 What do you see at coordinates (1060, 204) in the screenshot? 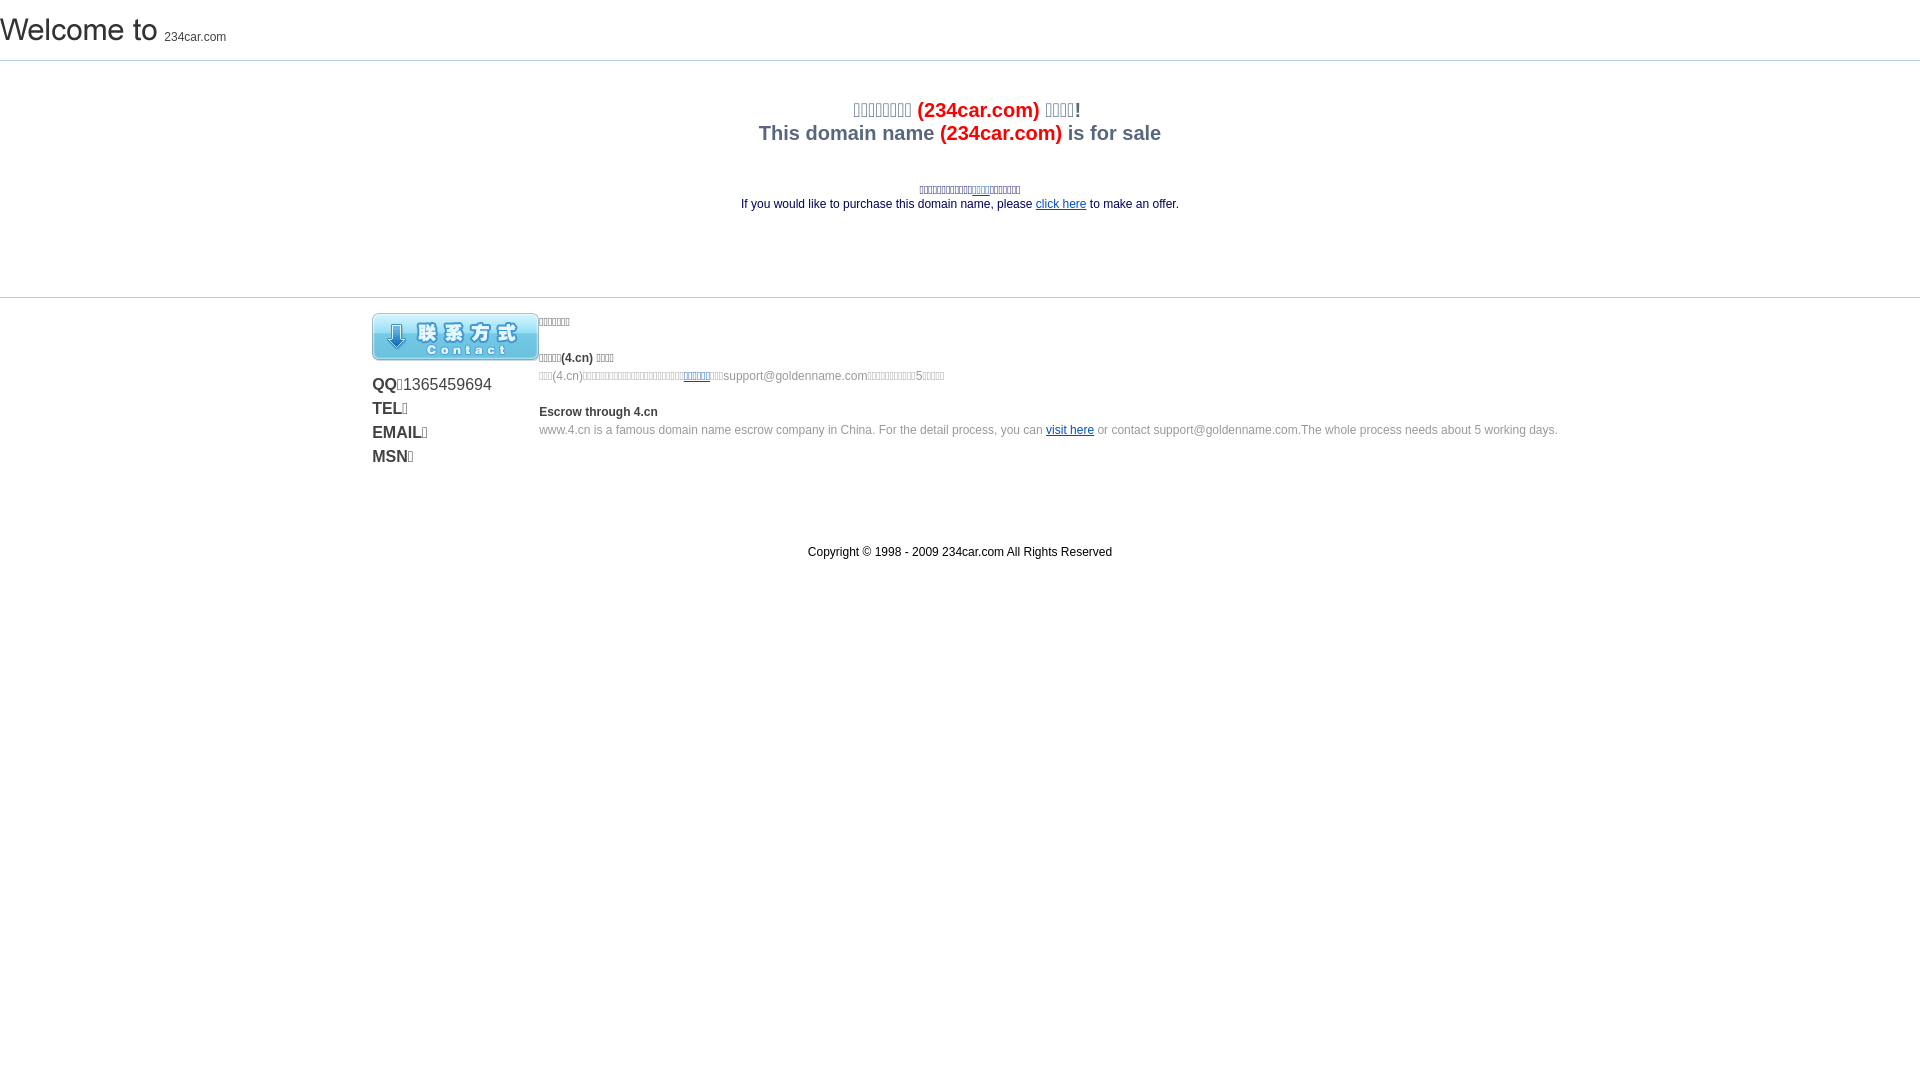
I see `'click here'` at bounding box center [1060, 204].